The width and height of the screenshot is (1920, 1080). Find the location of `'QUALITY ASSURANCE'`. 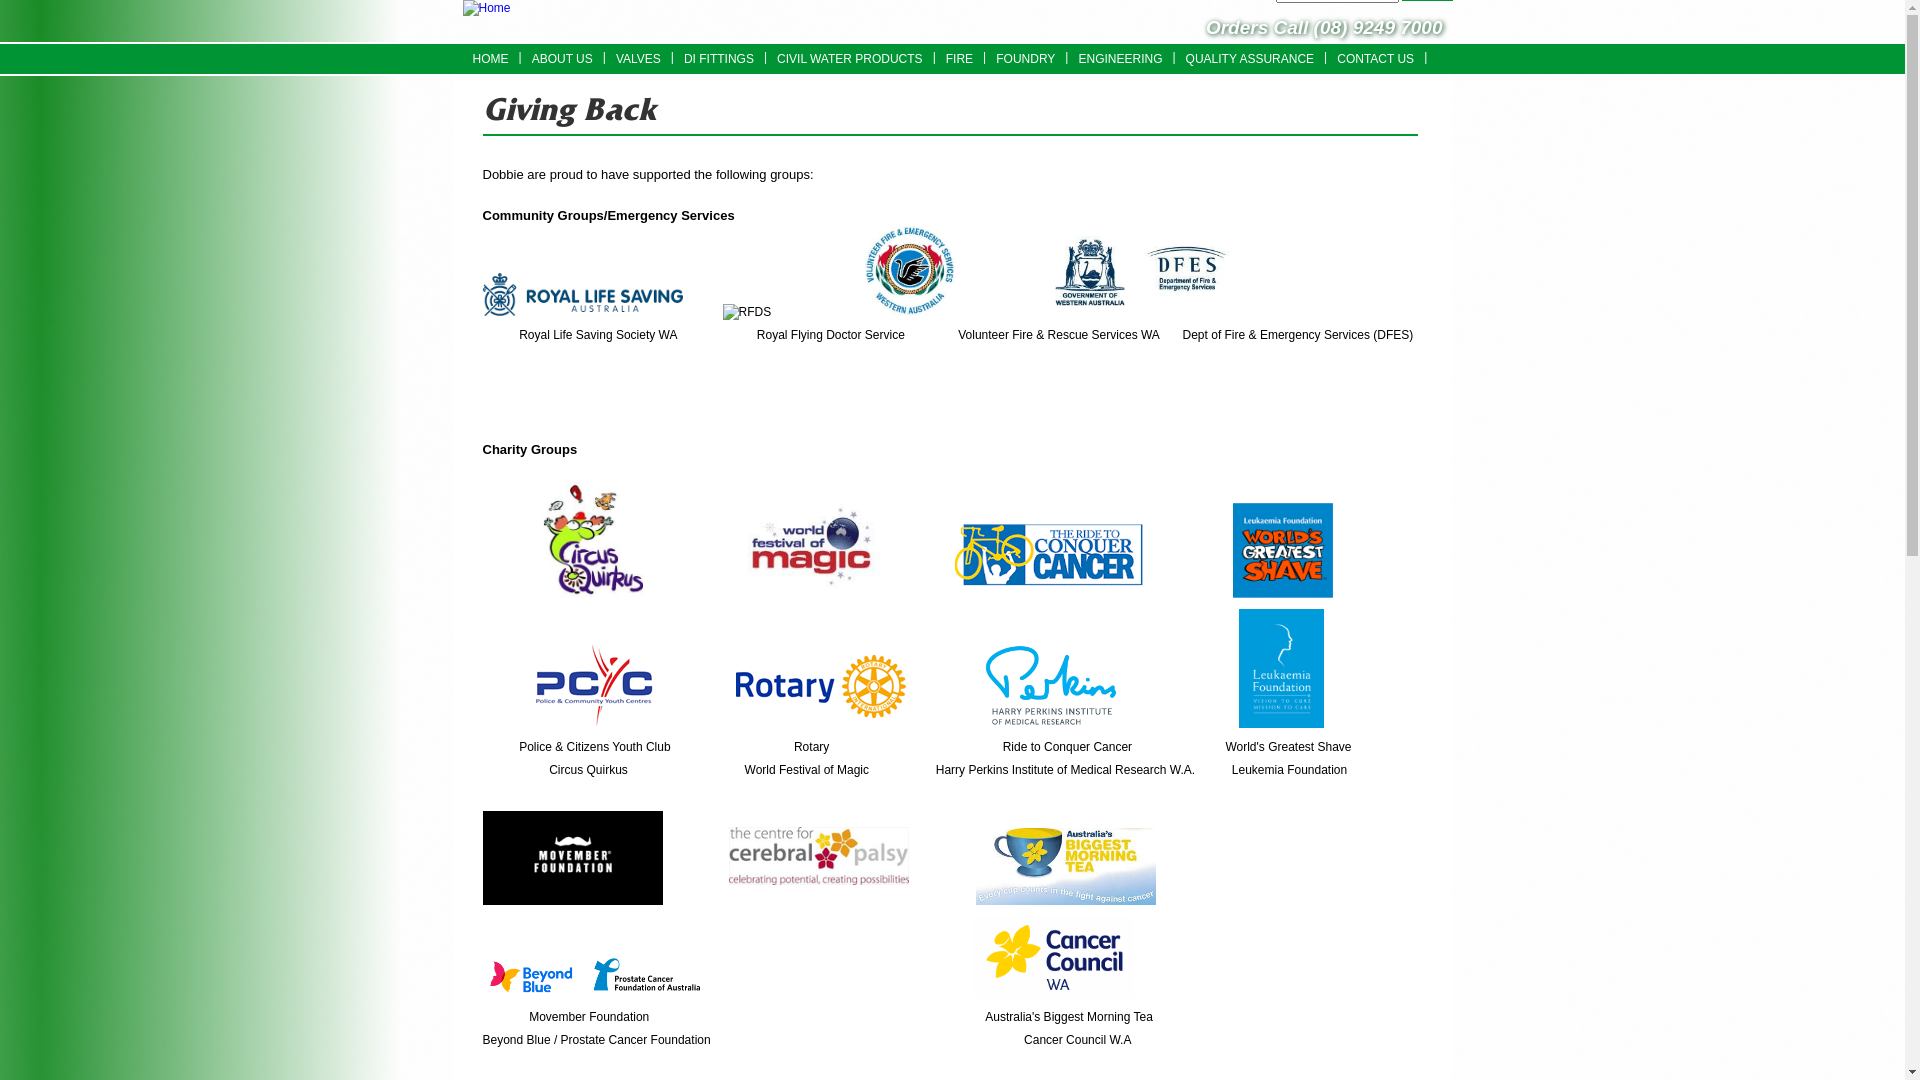

'QUALITY ASSURANCE' is located at coordinates (1248, 58).